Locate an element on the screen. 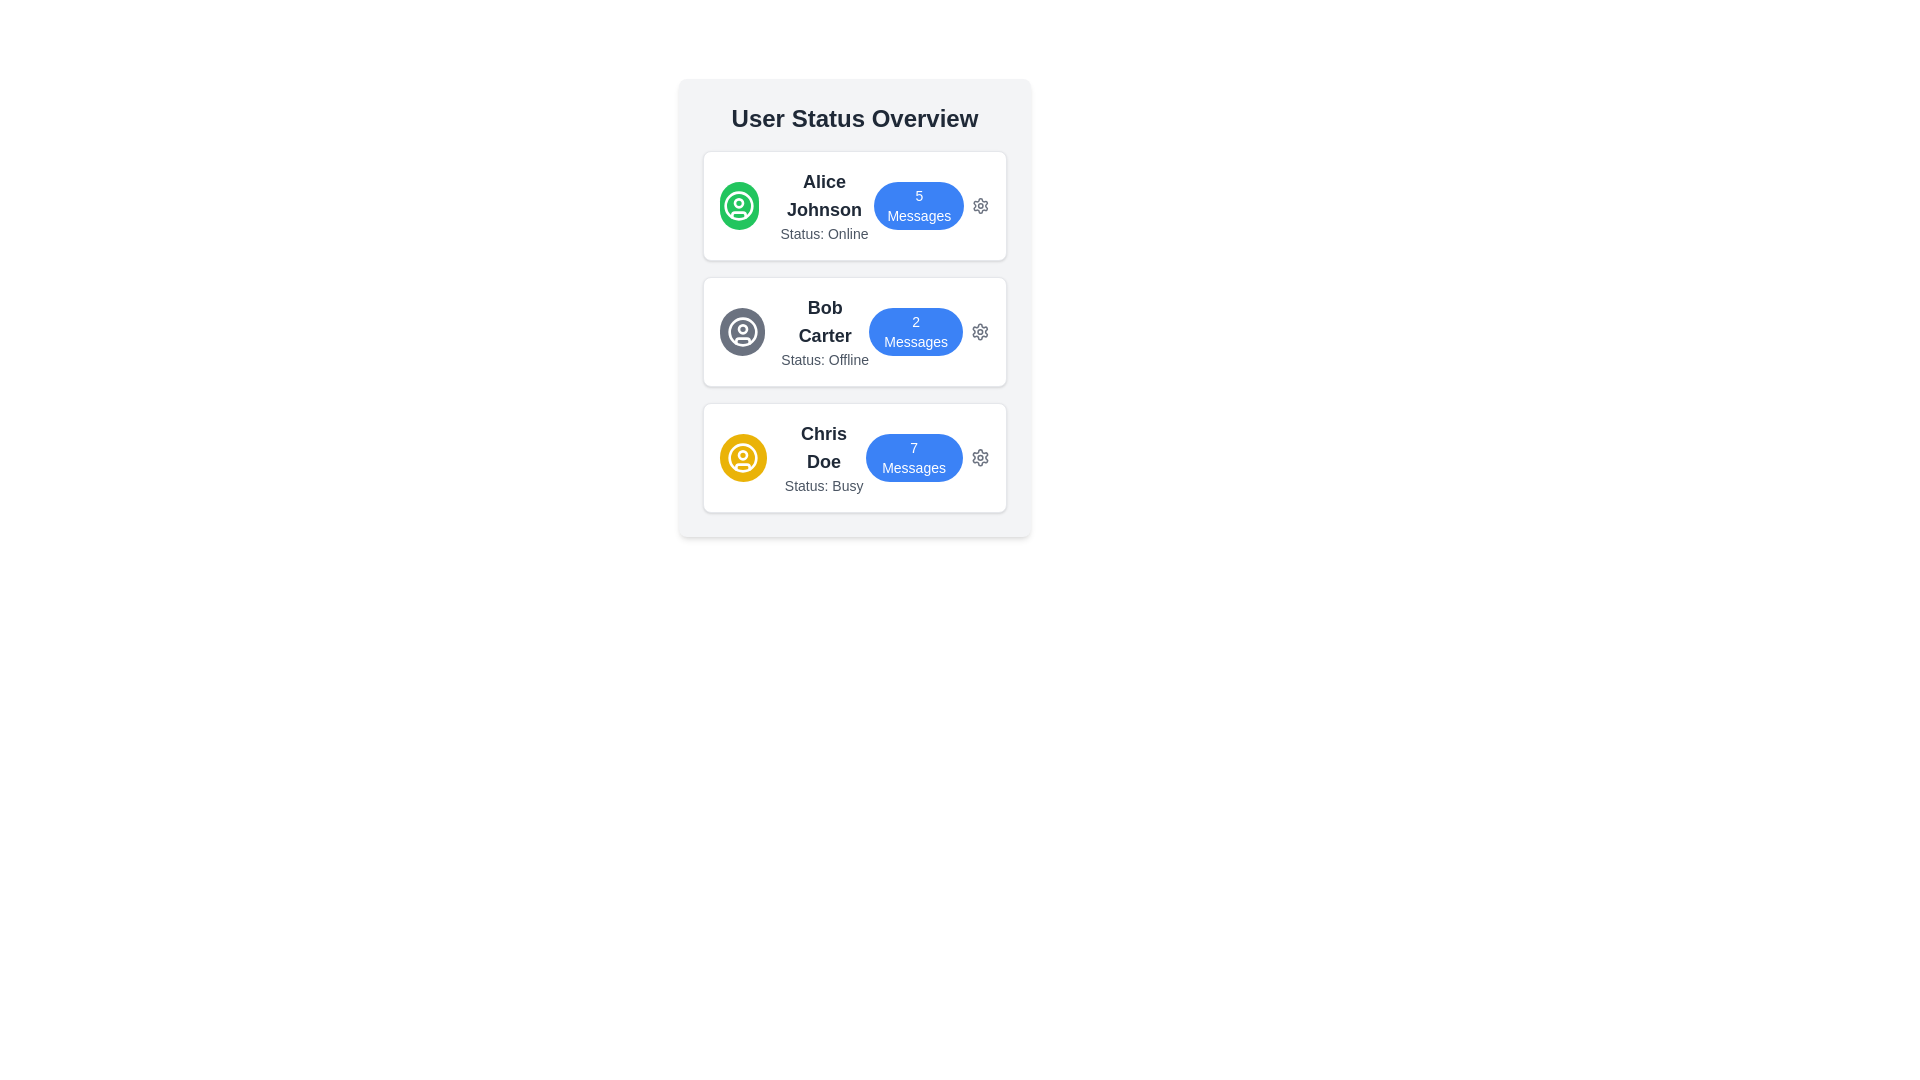 The image size is (1920, 1080). the profile image placeholder for user 'Chris Doe' in the third user card of the 'User Status Overview' section is located at coordinates (742, 458).